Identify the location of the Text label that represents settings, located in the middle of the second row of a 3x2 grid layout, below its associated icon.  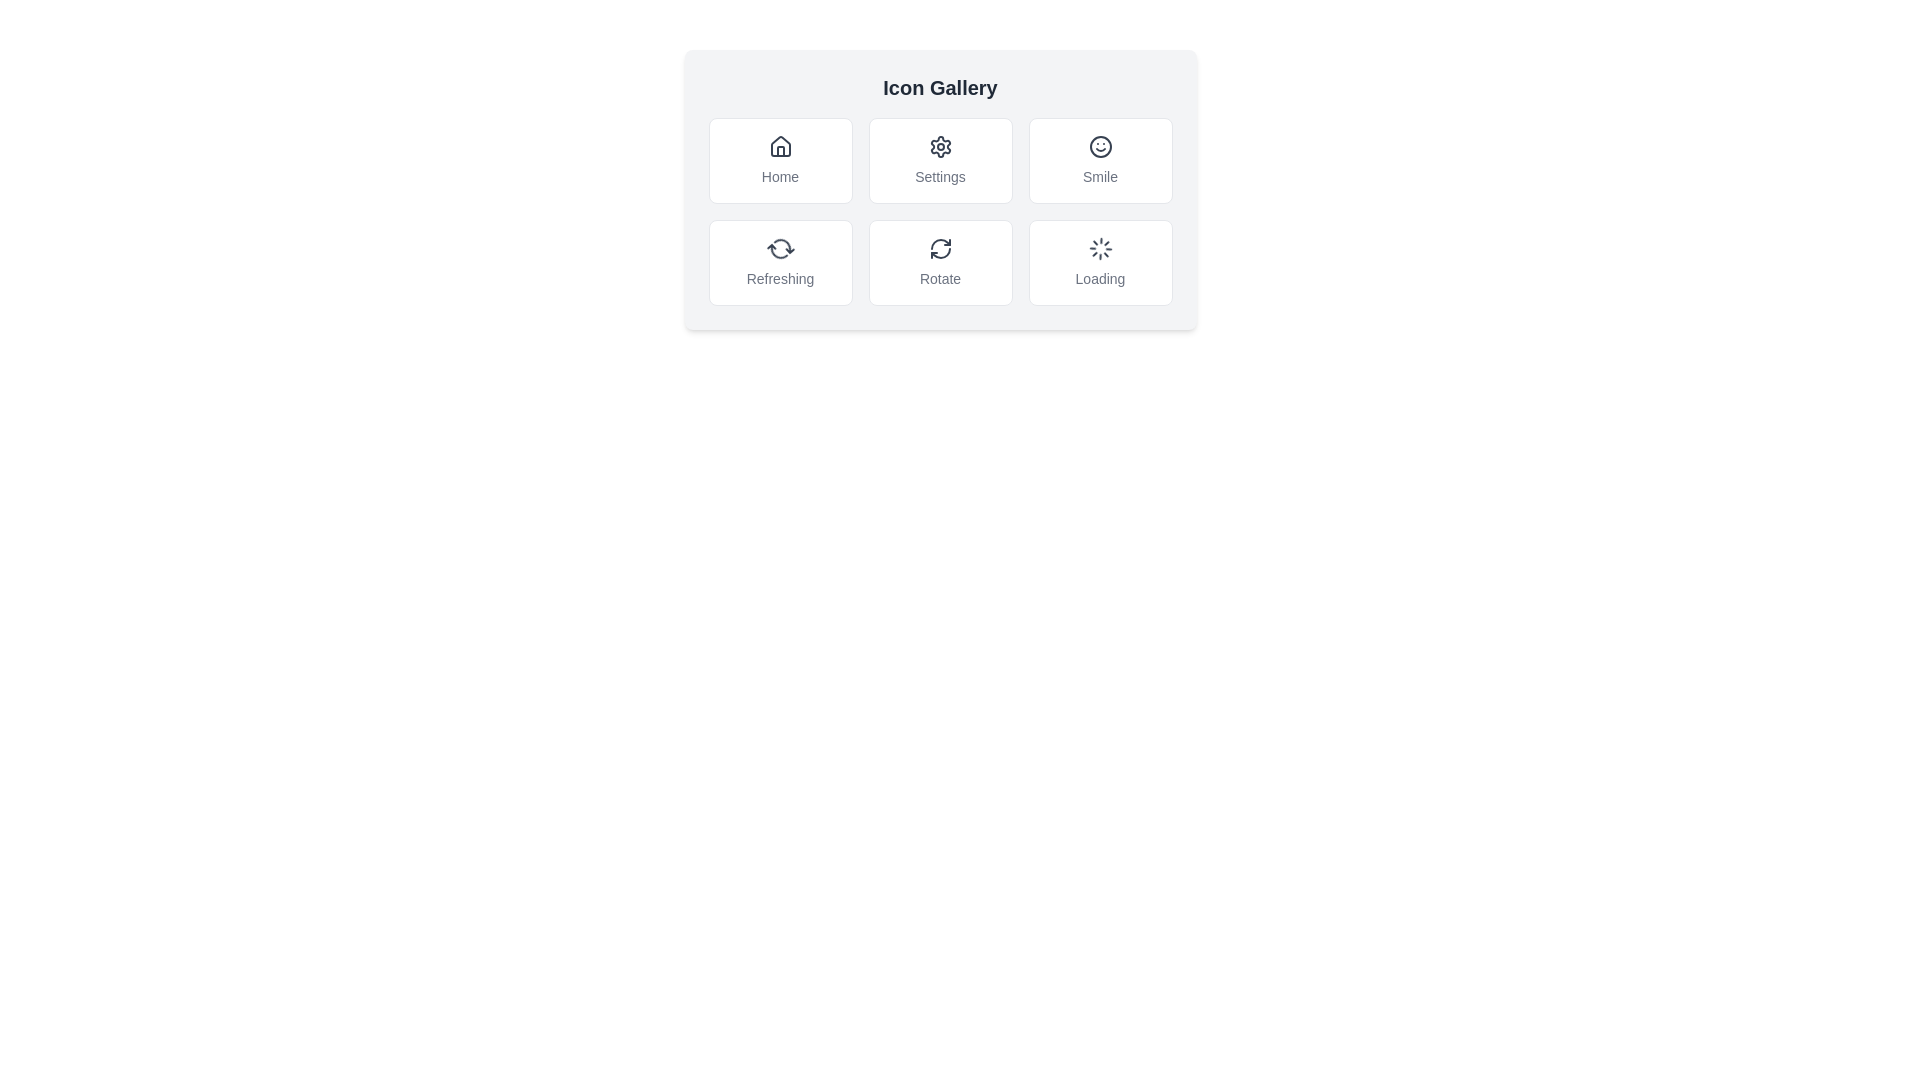
(939, 176).